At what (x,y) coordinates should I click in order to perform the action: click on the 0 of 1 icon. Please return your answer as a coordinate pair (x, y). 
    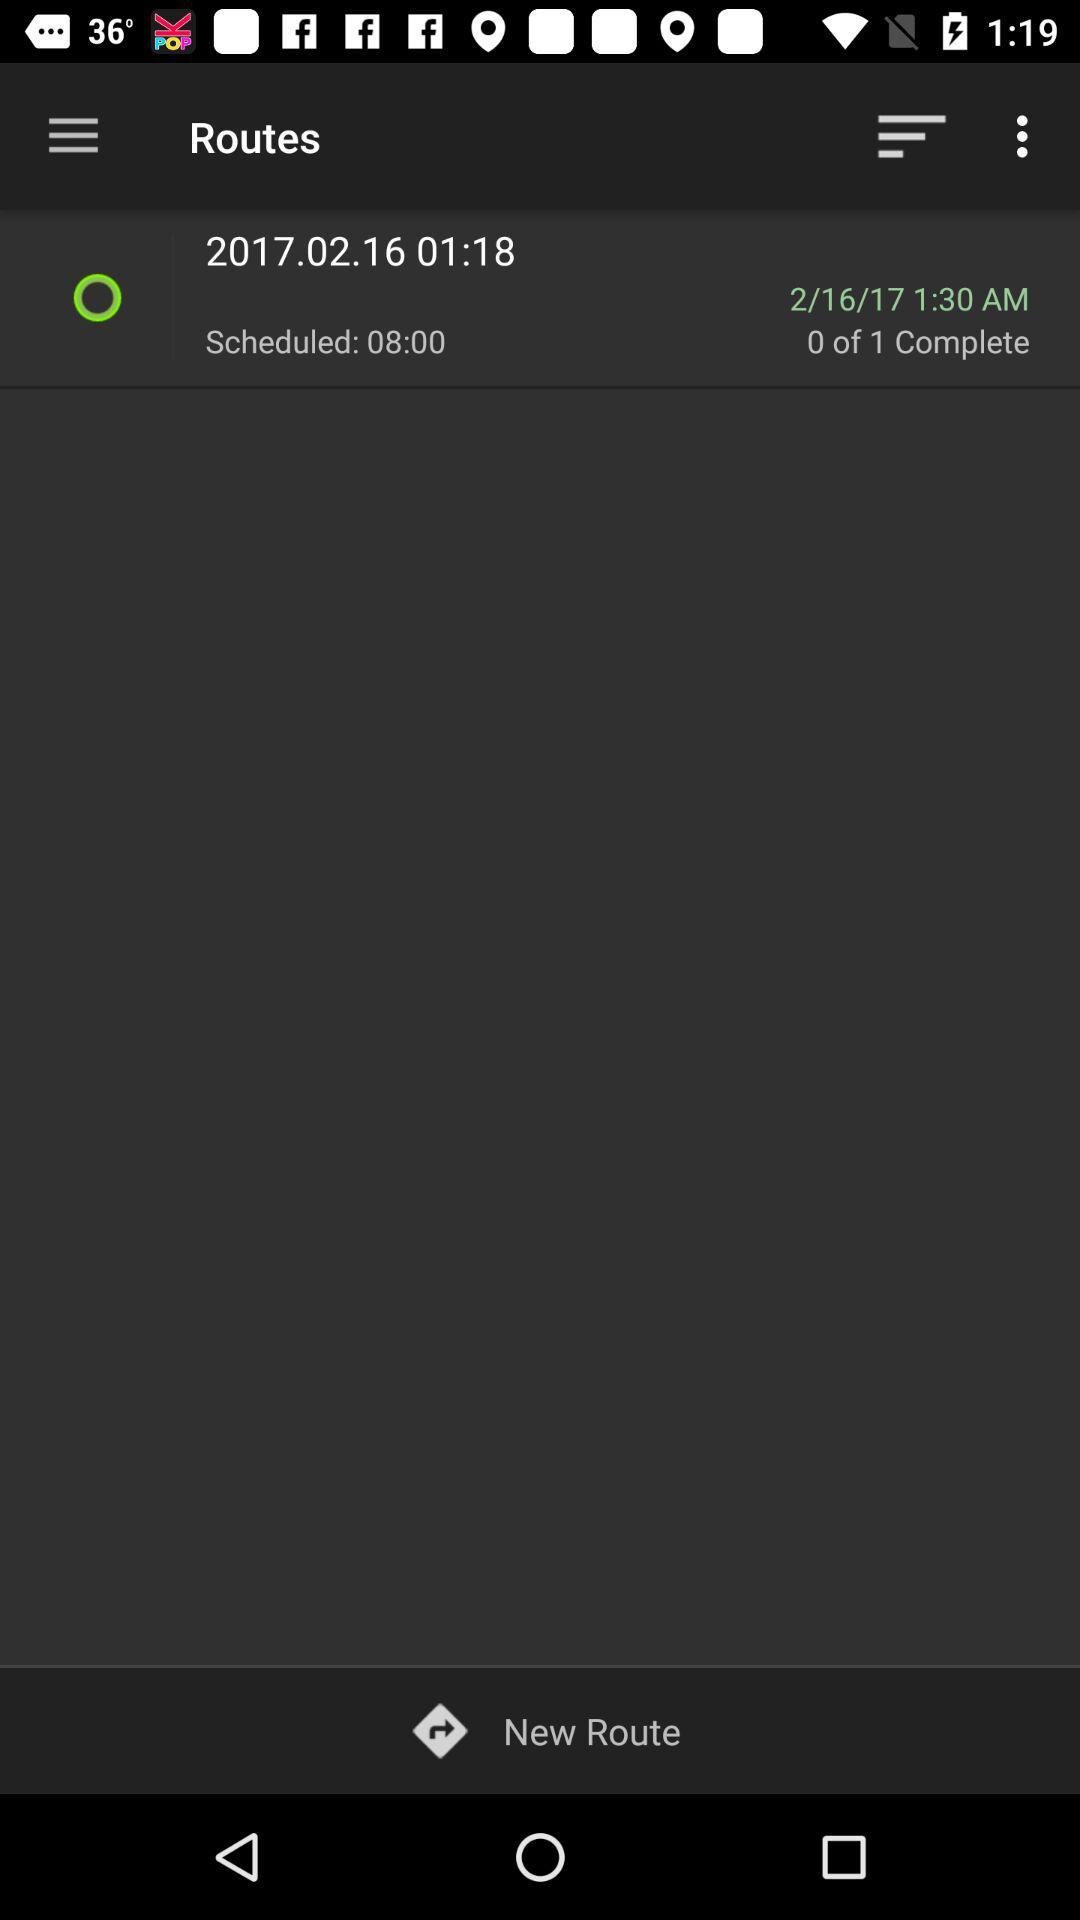
    Looking at the image, I should click on (931, 340).